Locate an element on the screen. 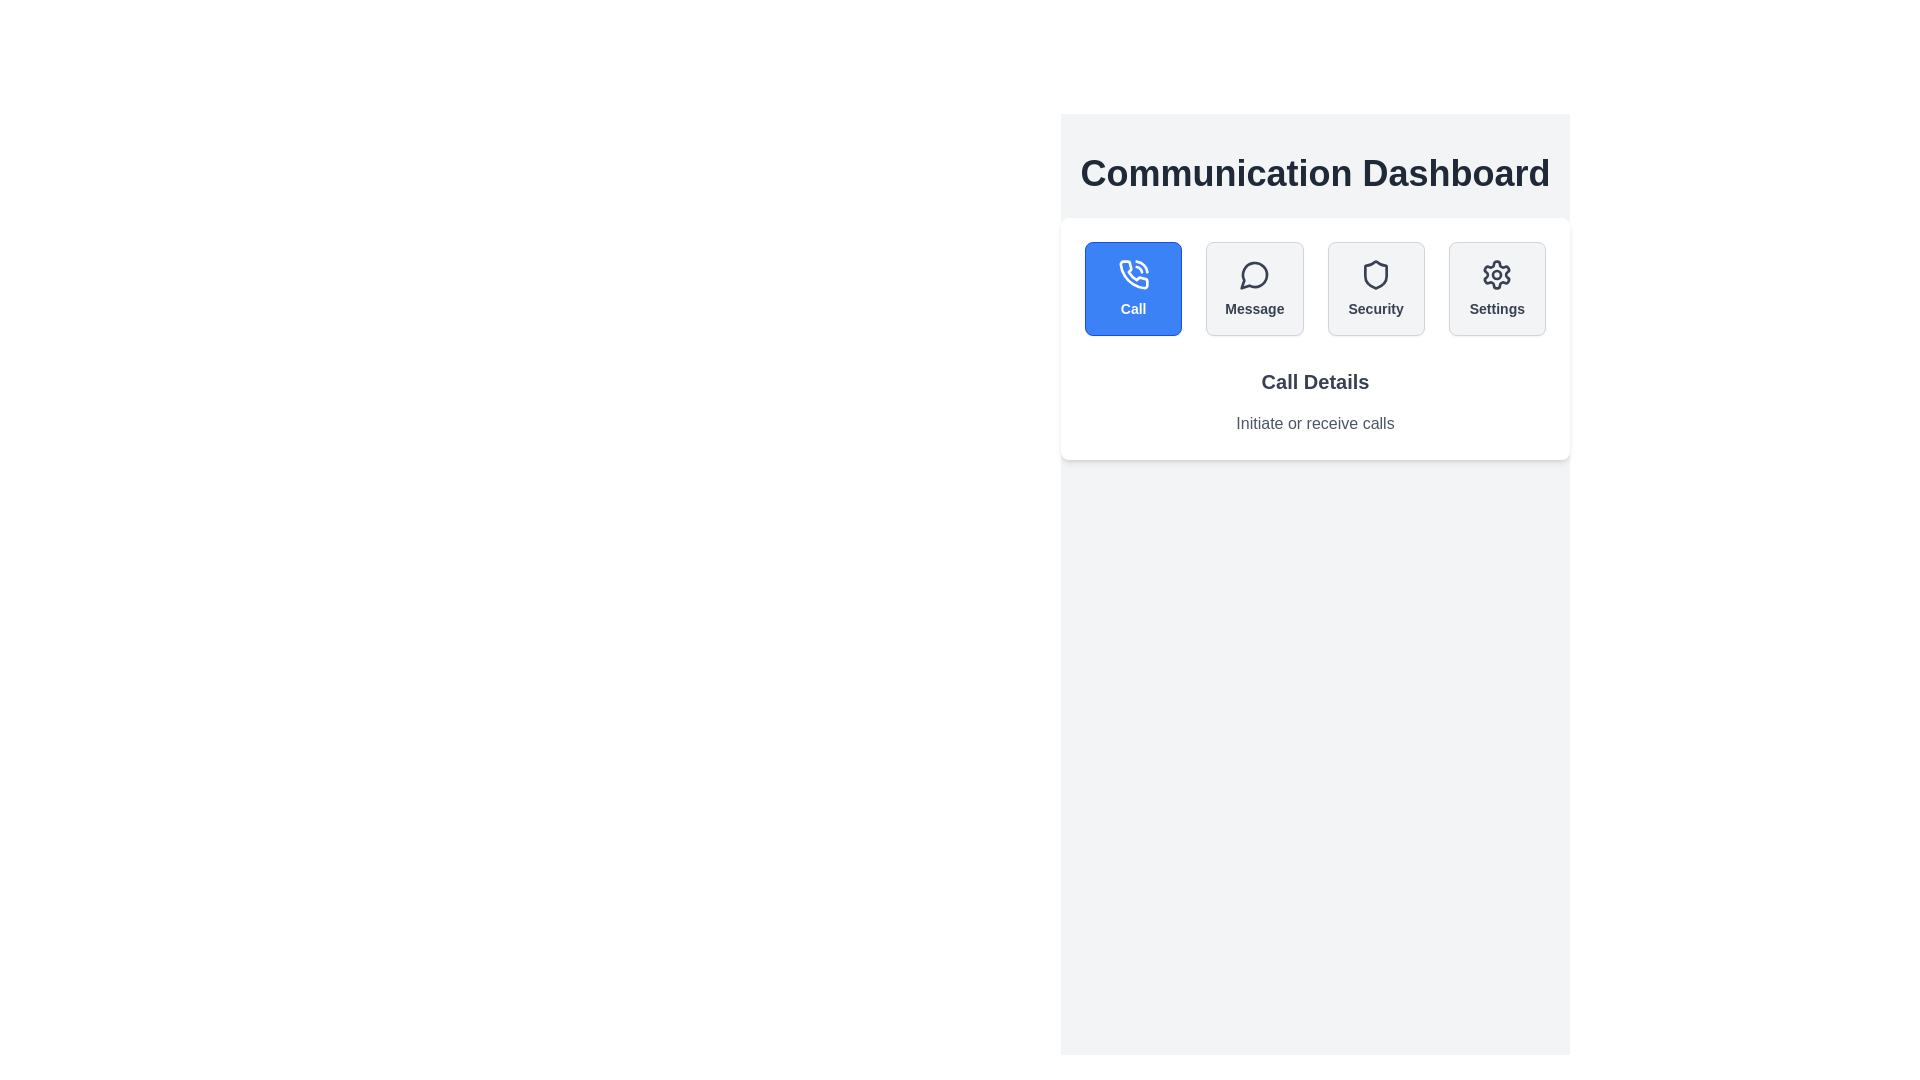 The height and width of the screenshot is (1080, 1920). the messaging-related icon located above the 'Message' text label in the second button of the Communication Dashboard is located at coordinates (1253, 274).